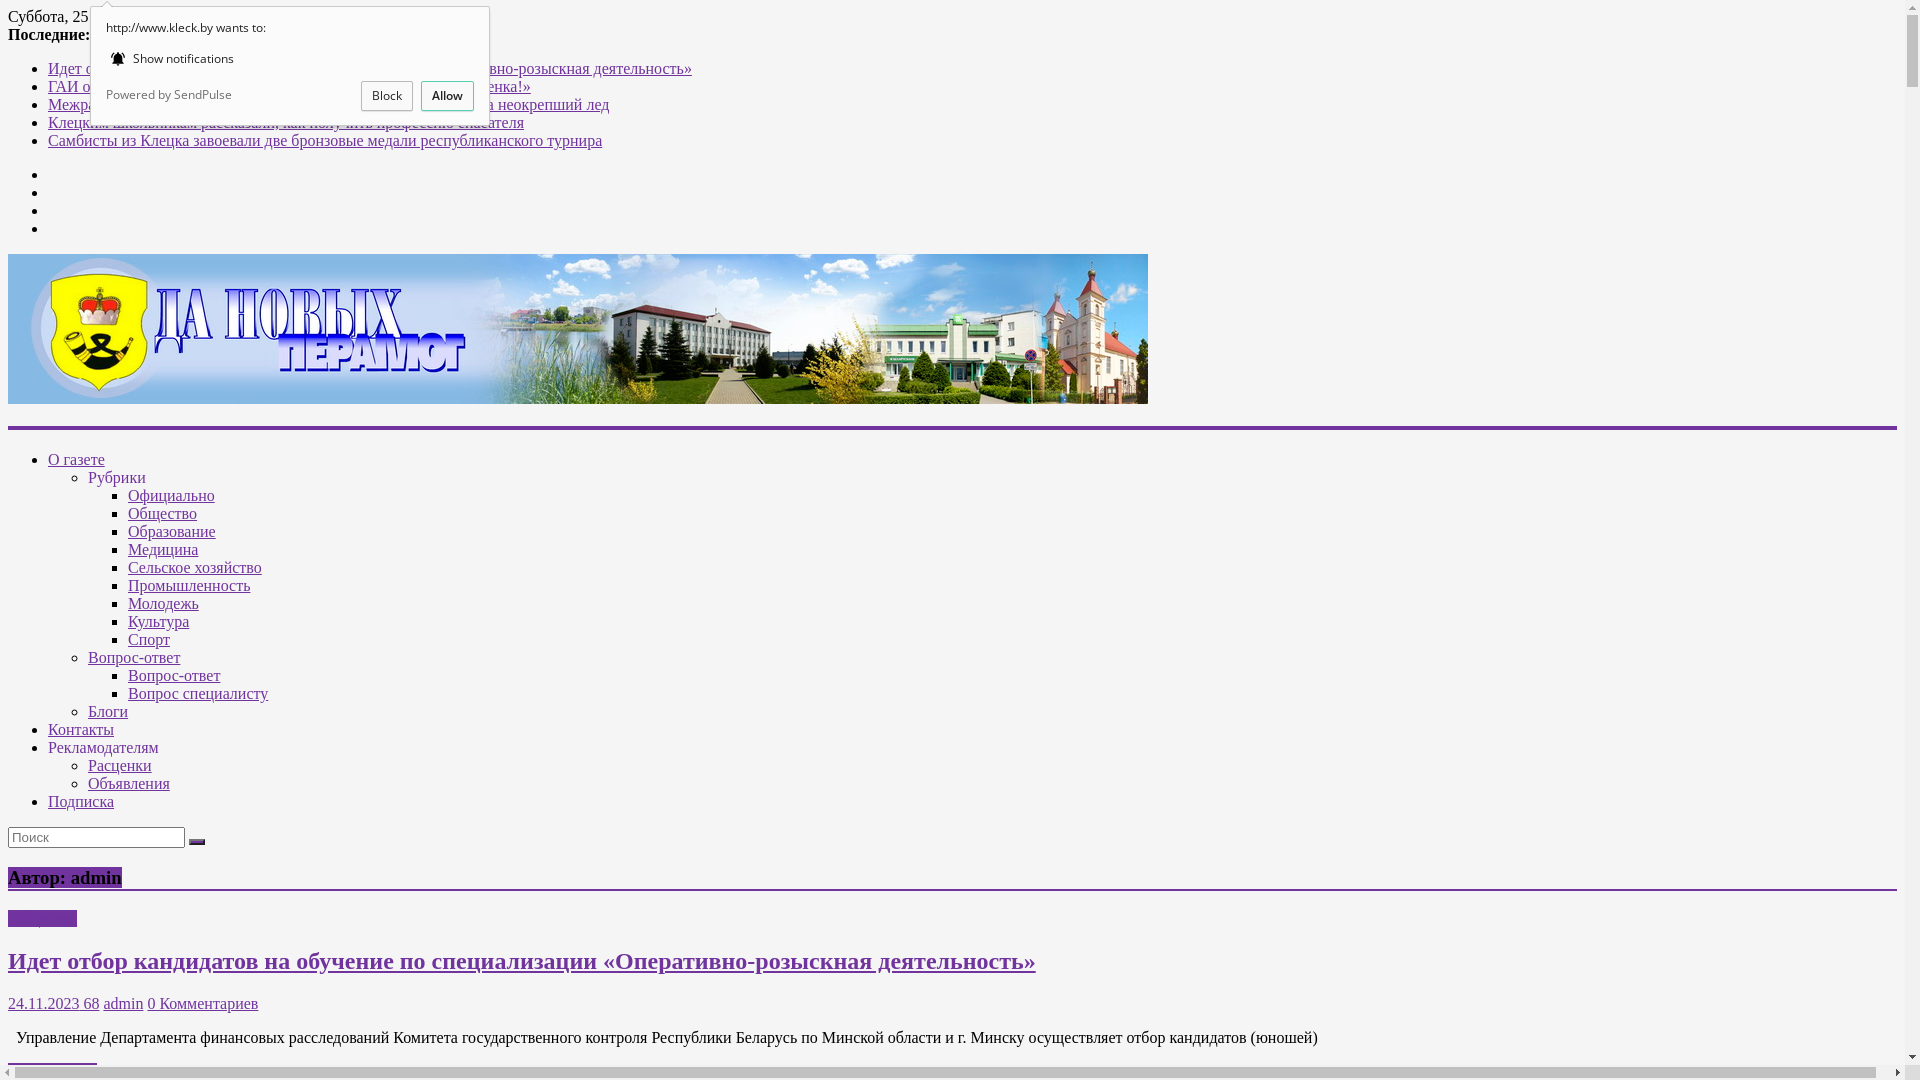 The width and height of the screenshot is (1920, 1080). What do you see at coordinates (88, 1003) in the screenshot?
I see `'68'` at bounding box center [88, 1003].